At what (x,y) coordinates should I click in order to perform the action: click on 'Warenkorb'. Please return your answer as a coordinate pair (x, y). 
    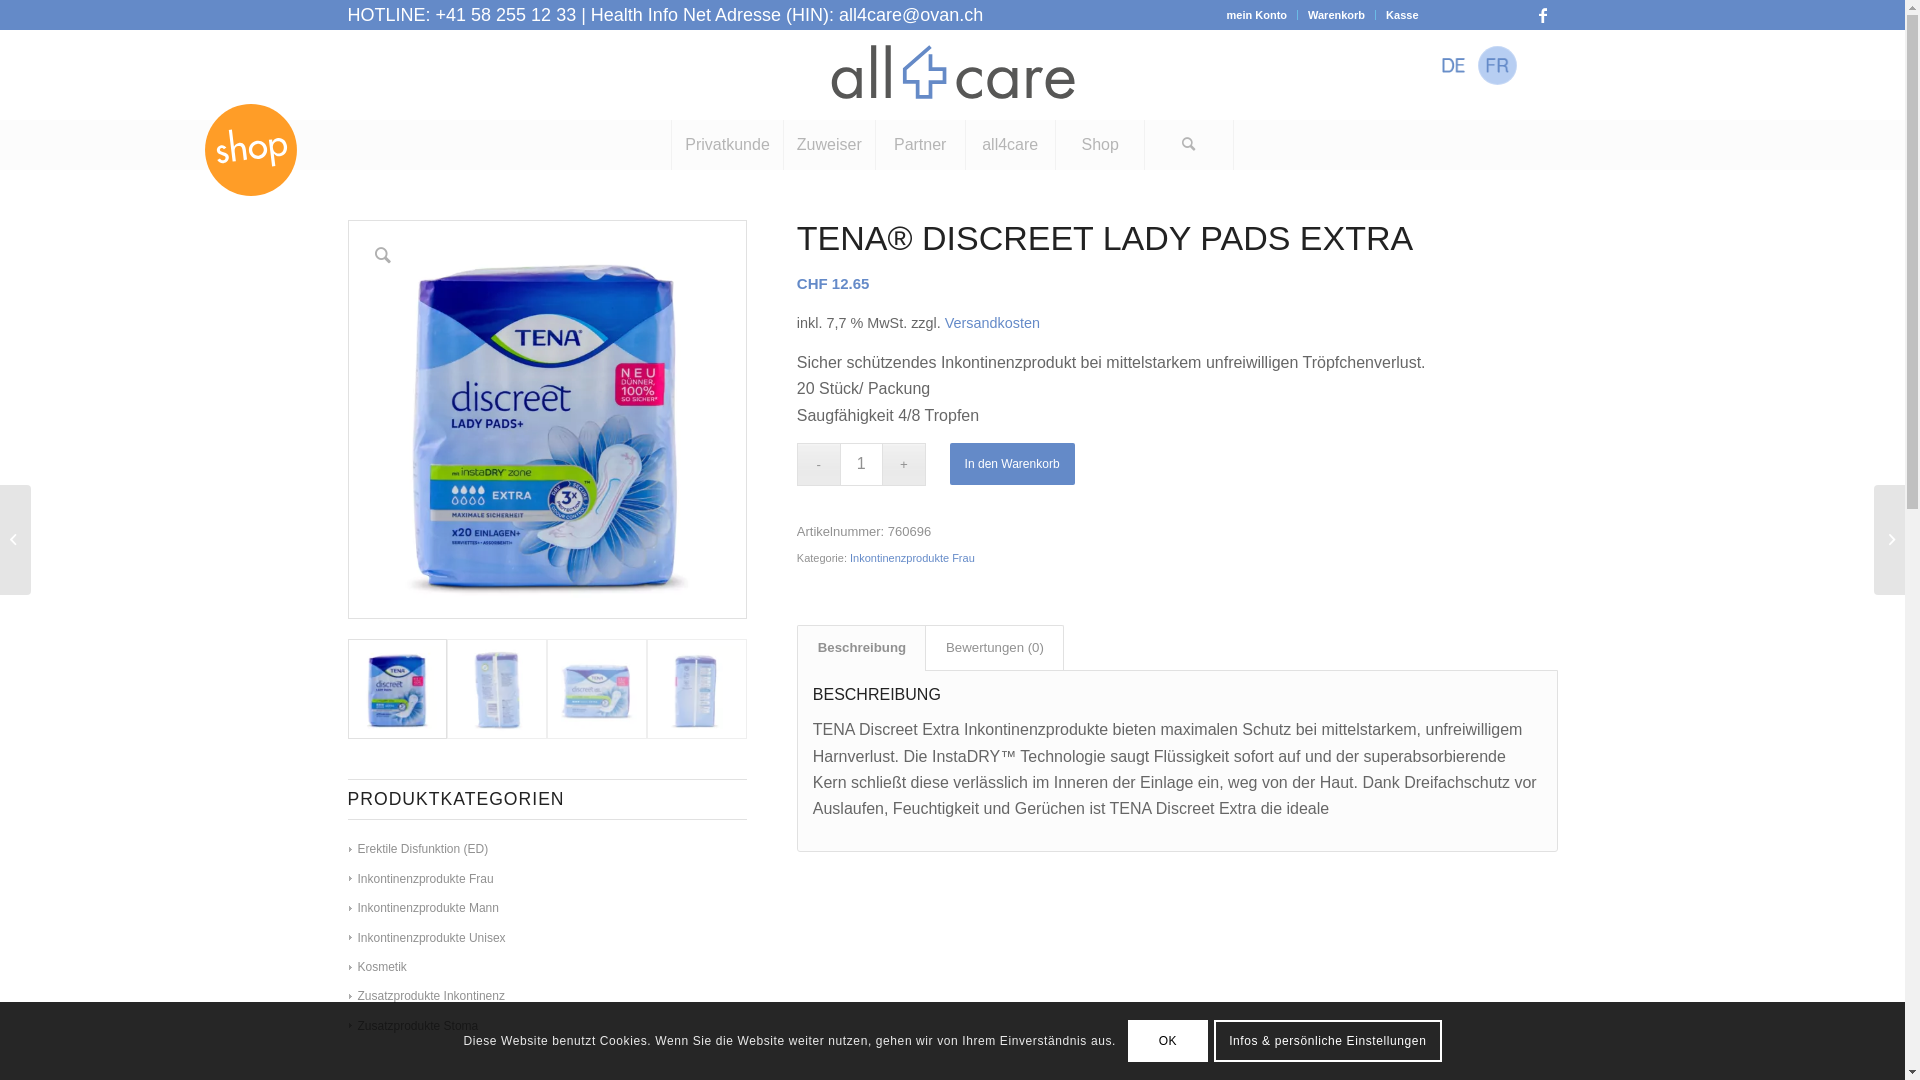
    Looking at the image, I should click on (1336, 15).